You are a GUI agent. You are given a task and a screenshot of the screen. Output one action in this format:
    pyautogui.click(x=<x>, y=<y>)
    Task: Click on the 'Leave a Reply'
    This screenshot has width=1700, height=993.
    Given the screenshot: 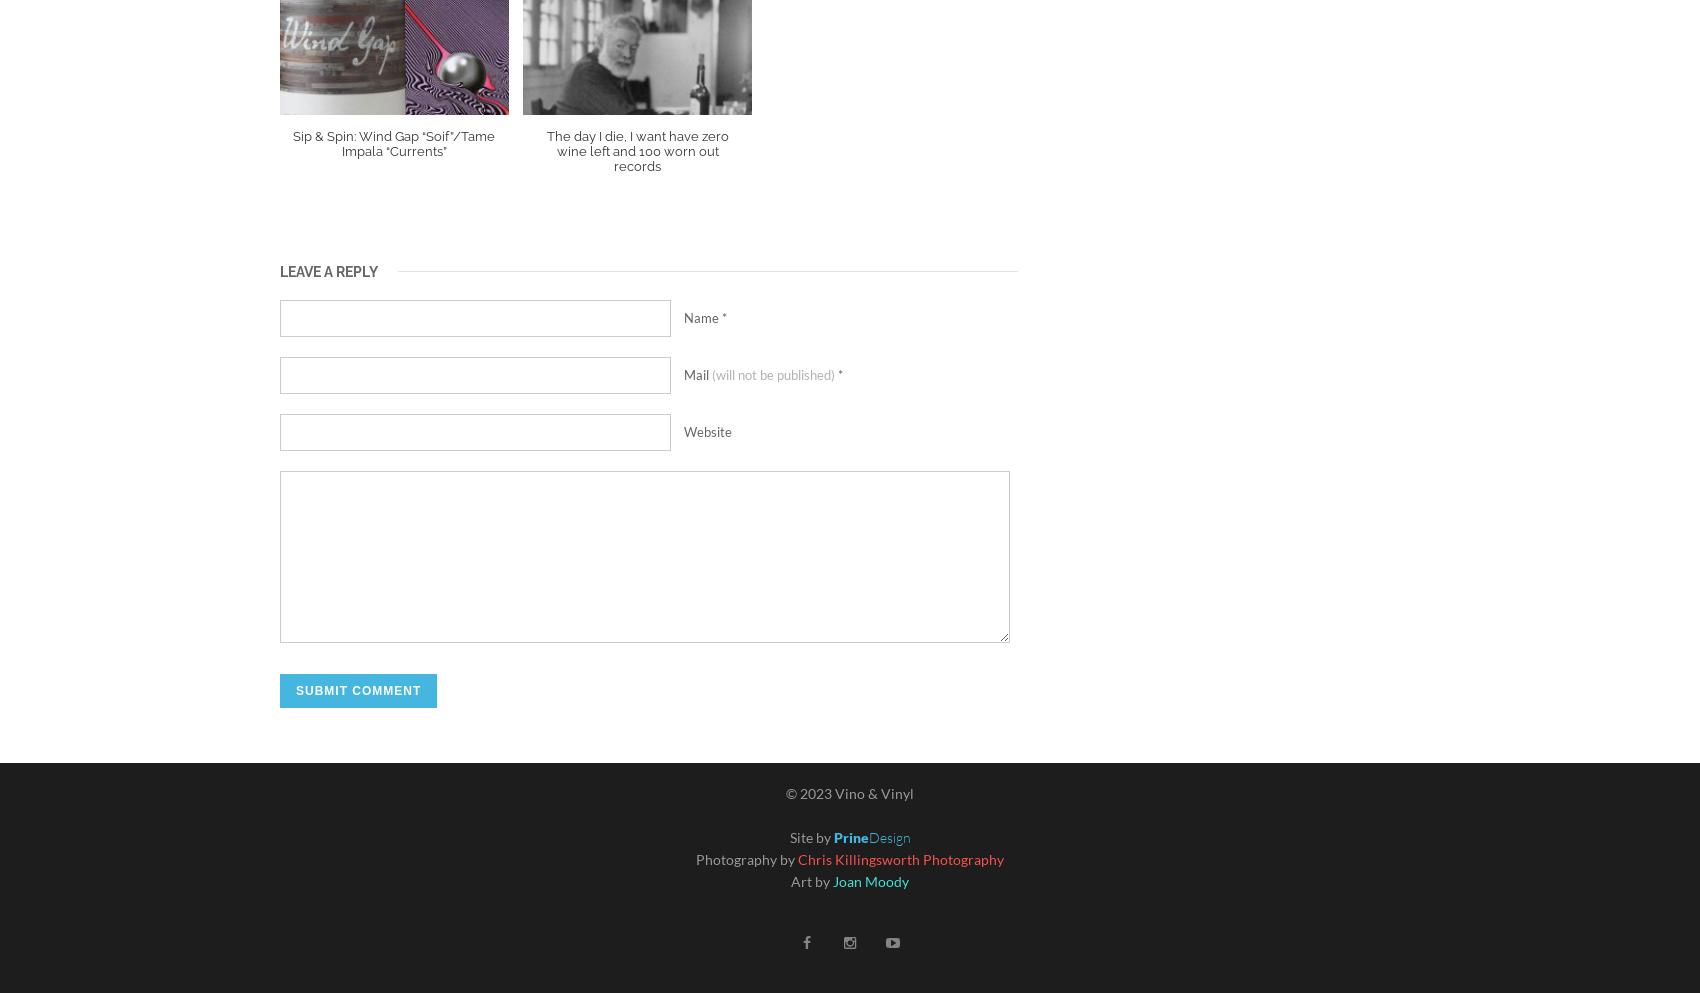 What is the action you would take?
    pyautogui.click(x=327, y=270)
    